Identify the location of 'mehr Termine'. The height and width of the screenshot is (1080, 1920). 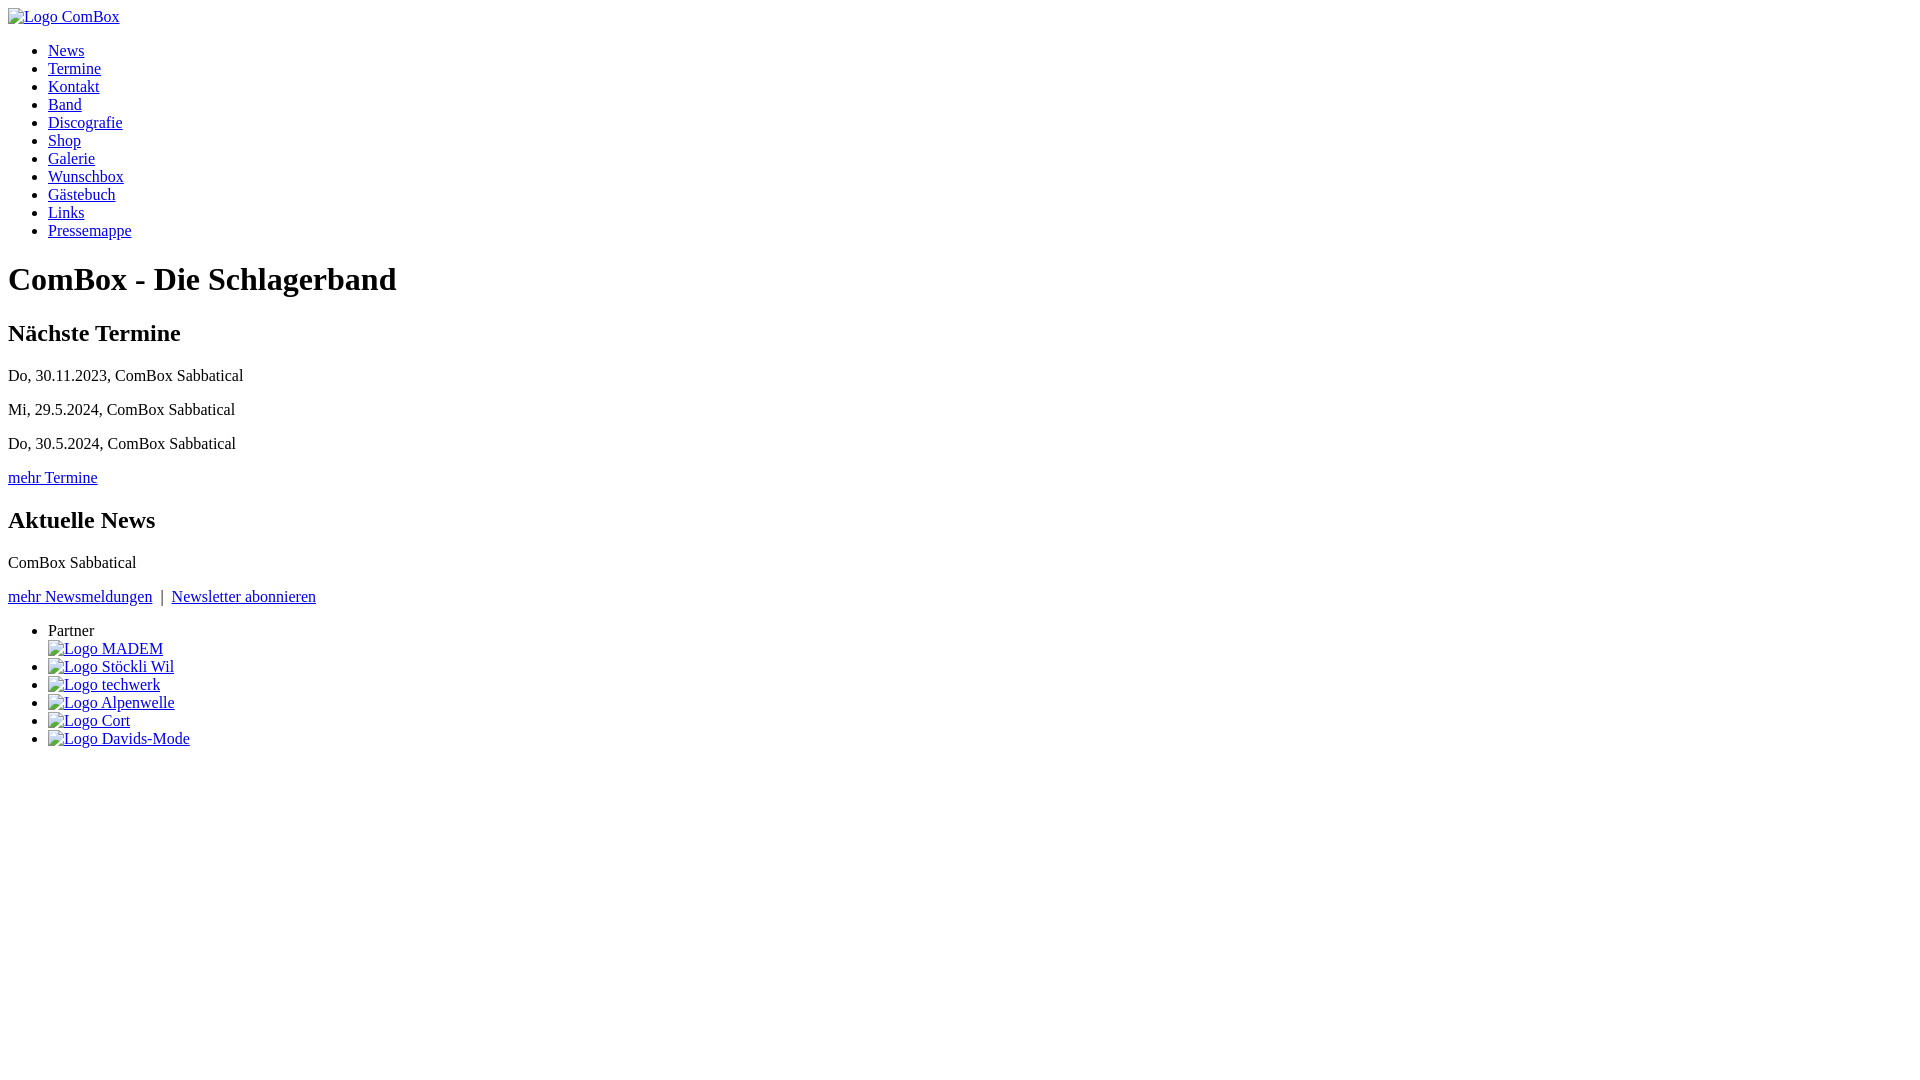
(8, 477).